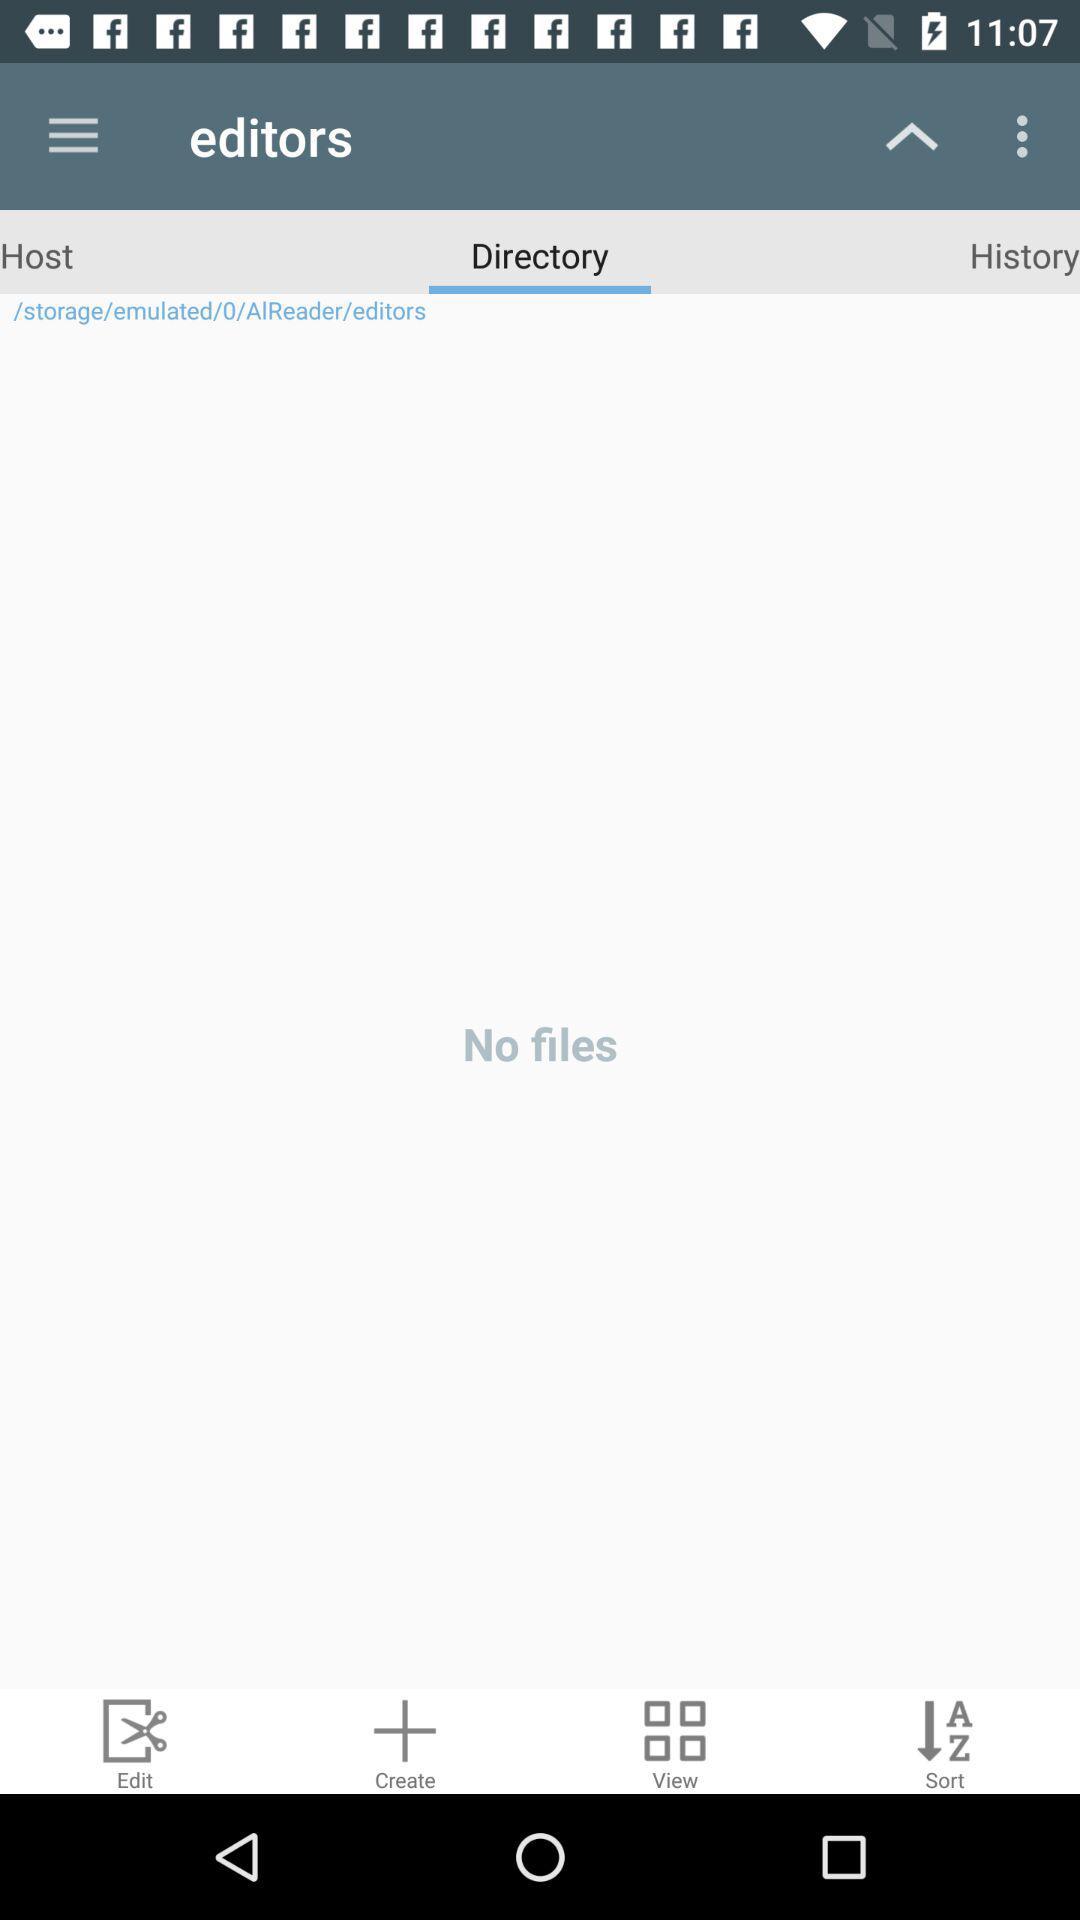  What do you see at coordinates (405, 1740) in the screenshot?
I see `a document` at bounding box center [405, 1740].